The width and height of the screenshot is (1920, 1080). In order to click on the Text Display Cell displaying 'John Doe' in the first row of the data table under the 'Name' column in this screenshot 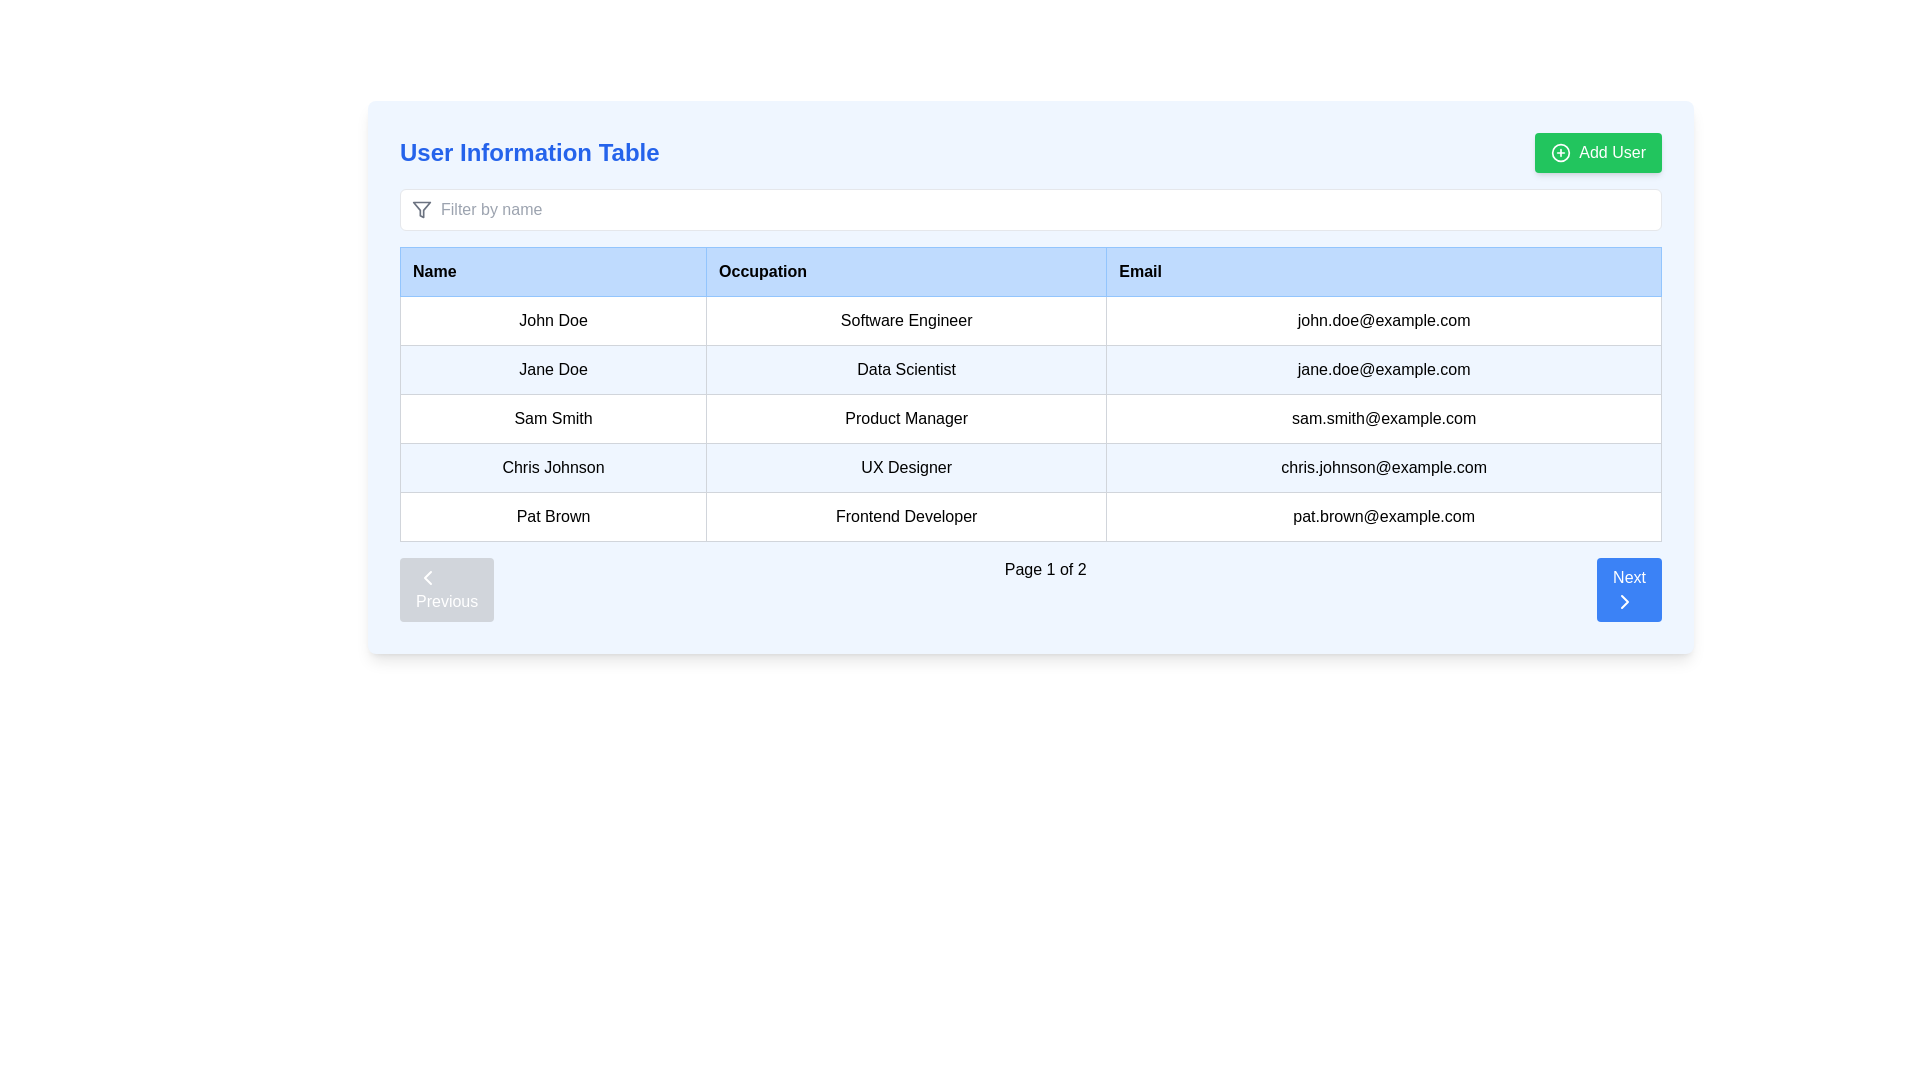, I will do `click(553, 319)`.